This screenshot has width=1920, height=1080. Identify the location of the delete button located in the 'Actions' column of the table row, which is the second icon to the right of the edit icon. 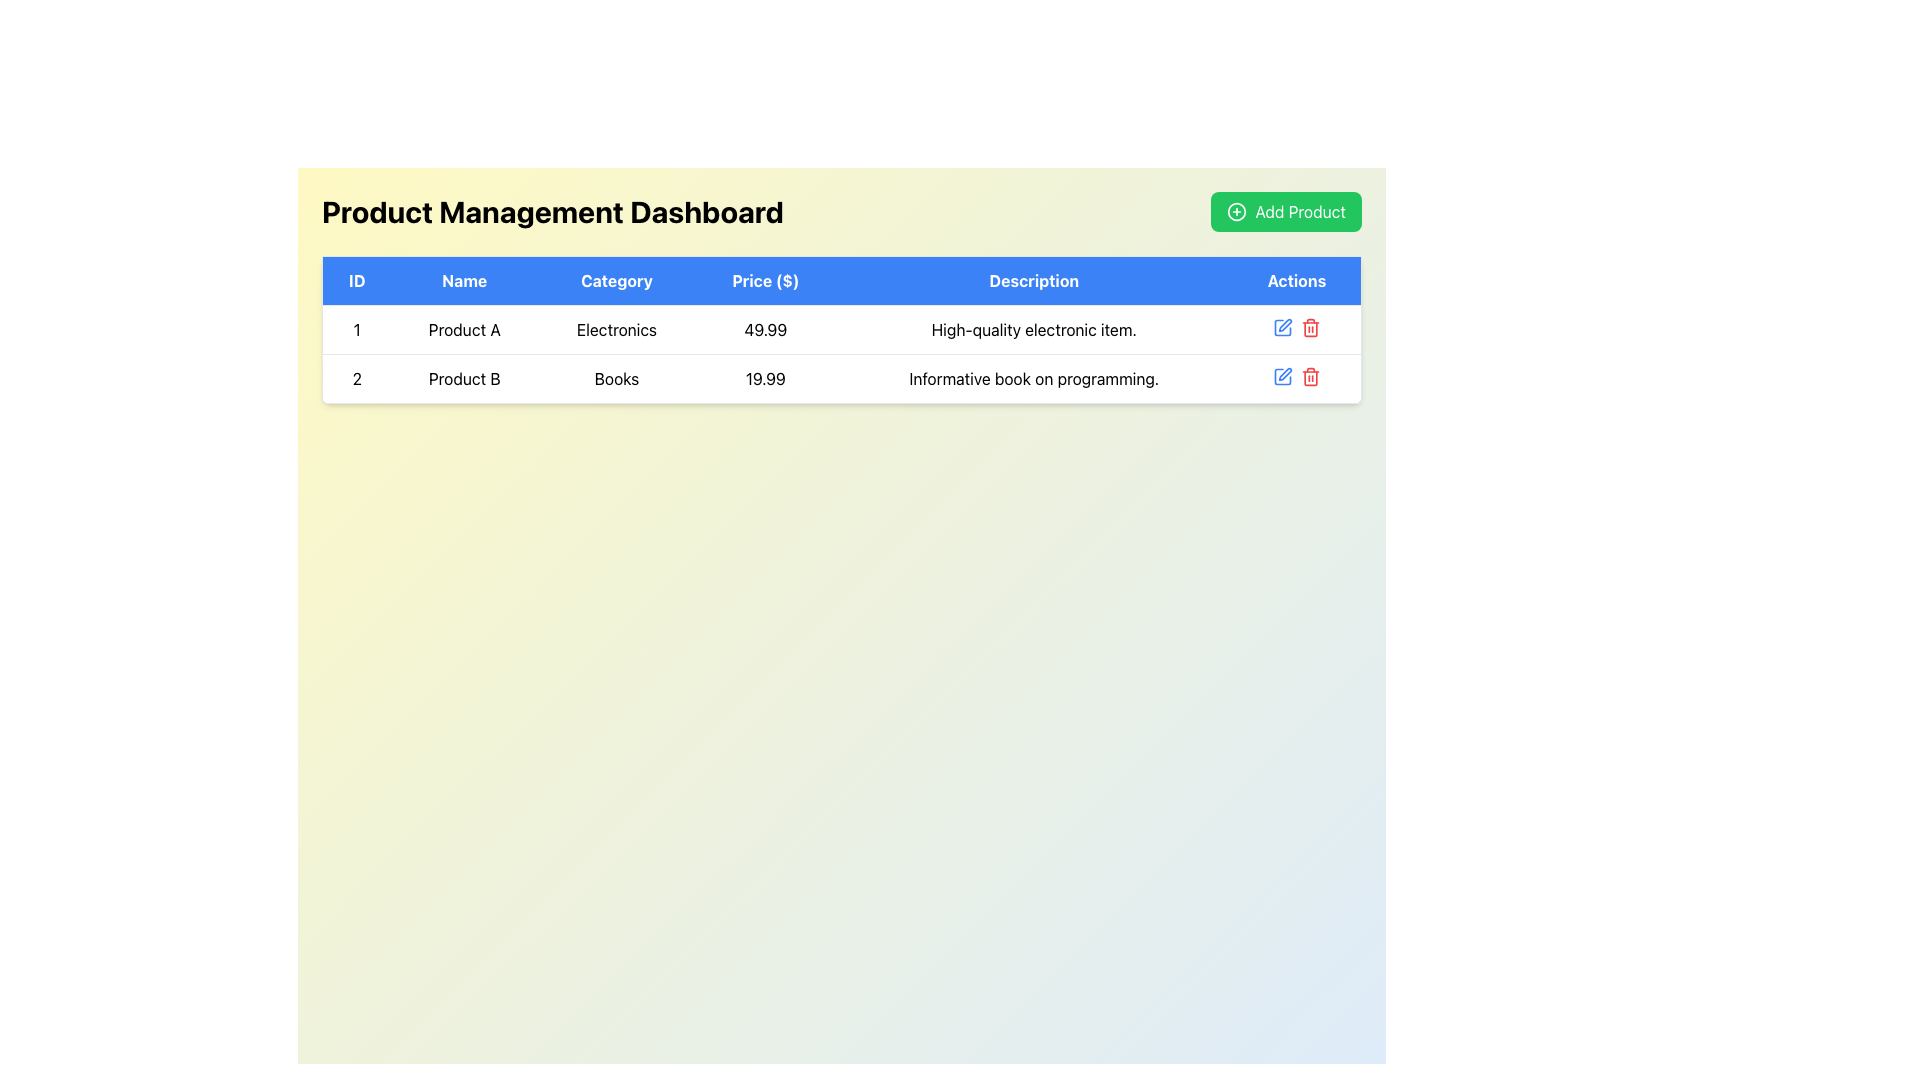
(1310, 377).